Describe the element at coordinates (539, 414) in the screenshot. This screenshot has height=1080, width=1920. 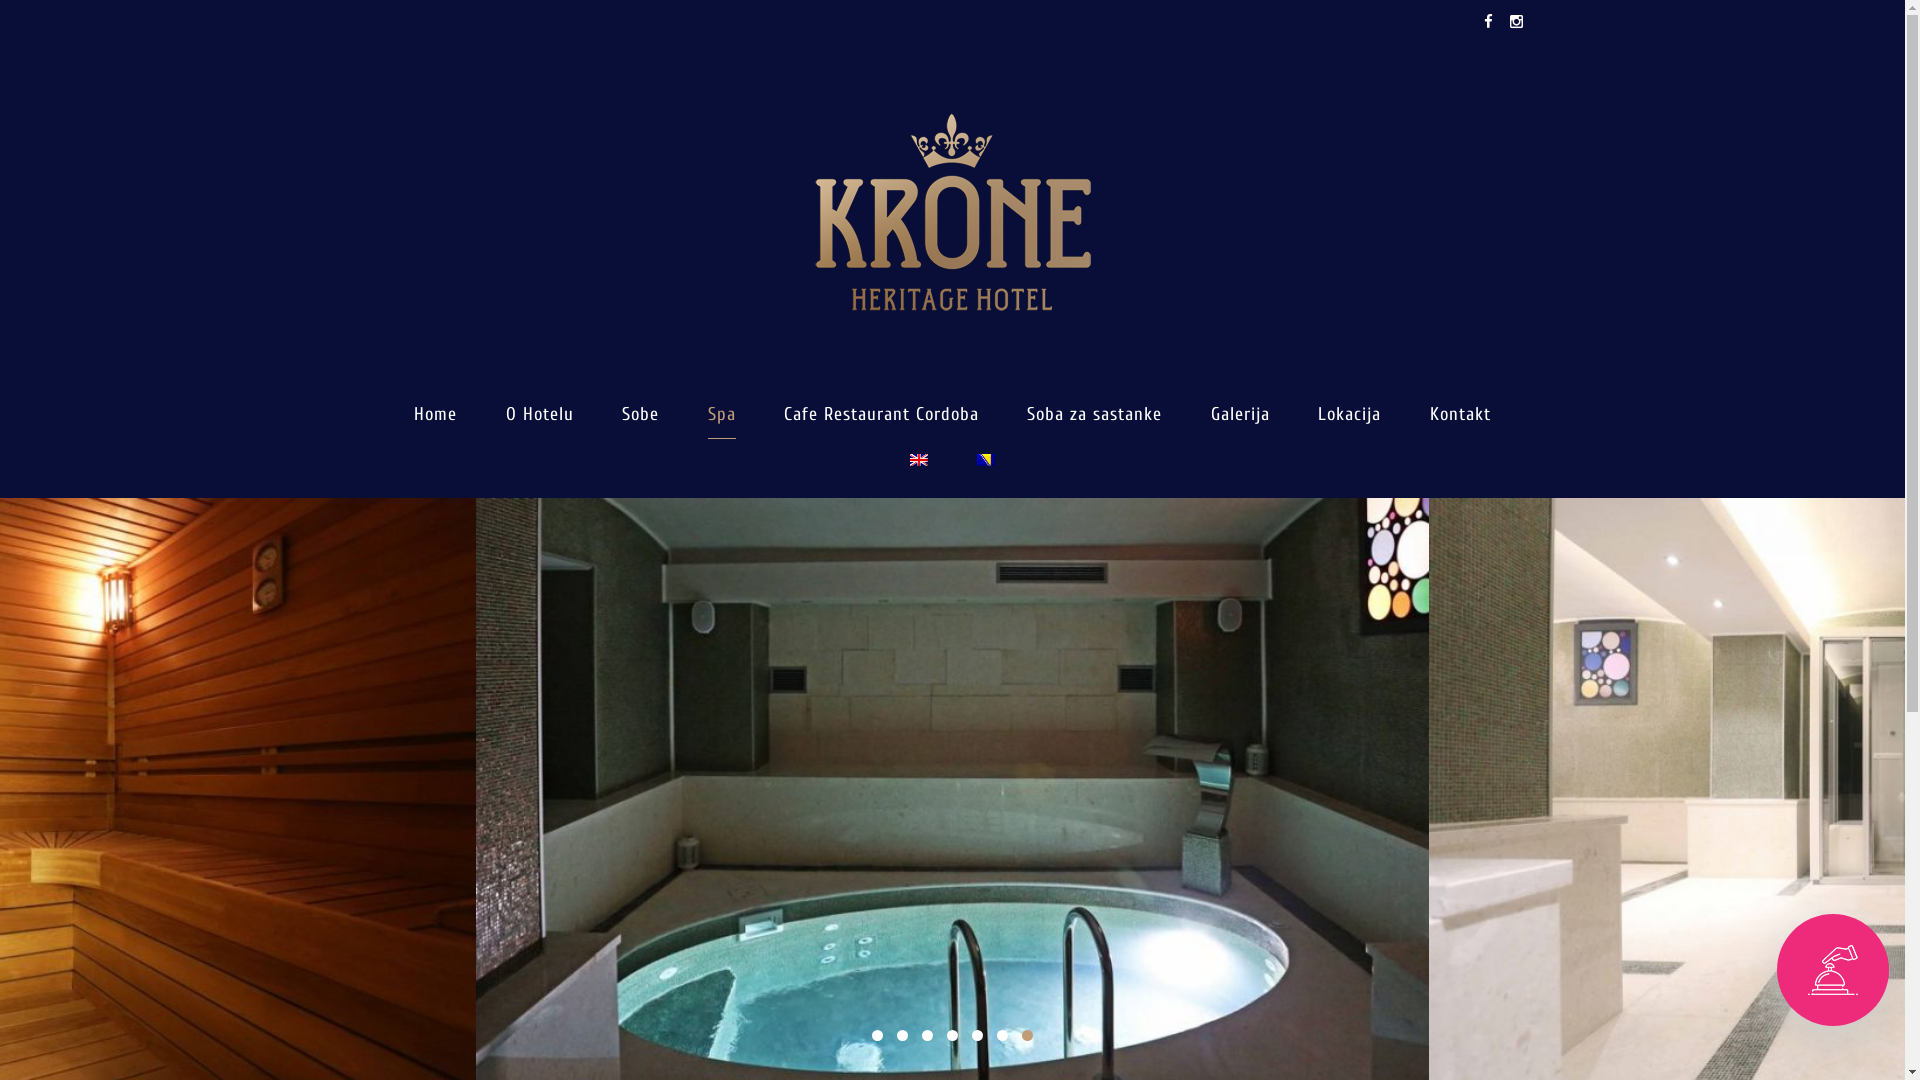
I see `'O Hotelu'` at that location.